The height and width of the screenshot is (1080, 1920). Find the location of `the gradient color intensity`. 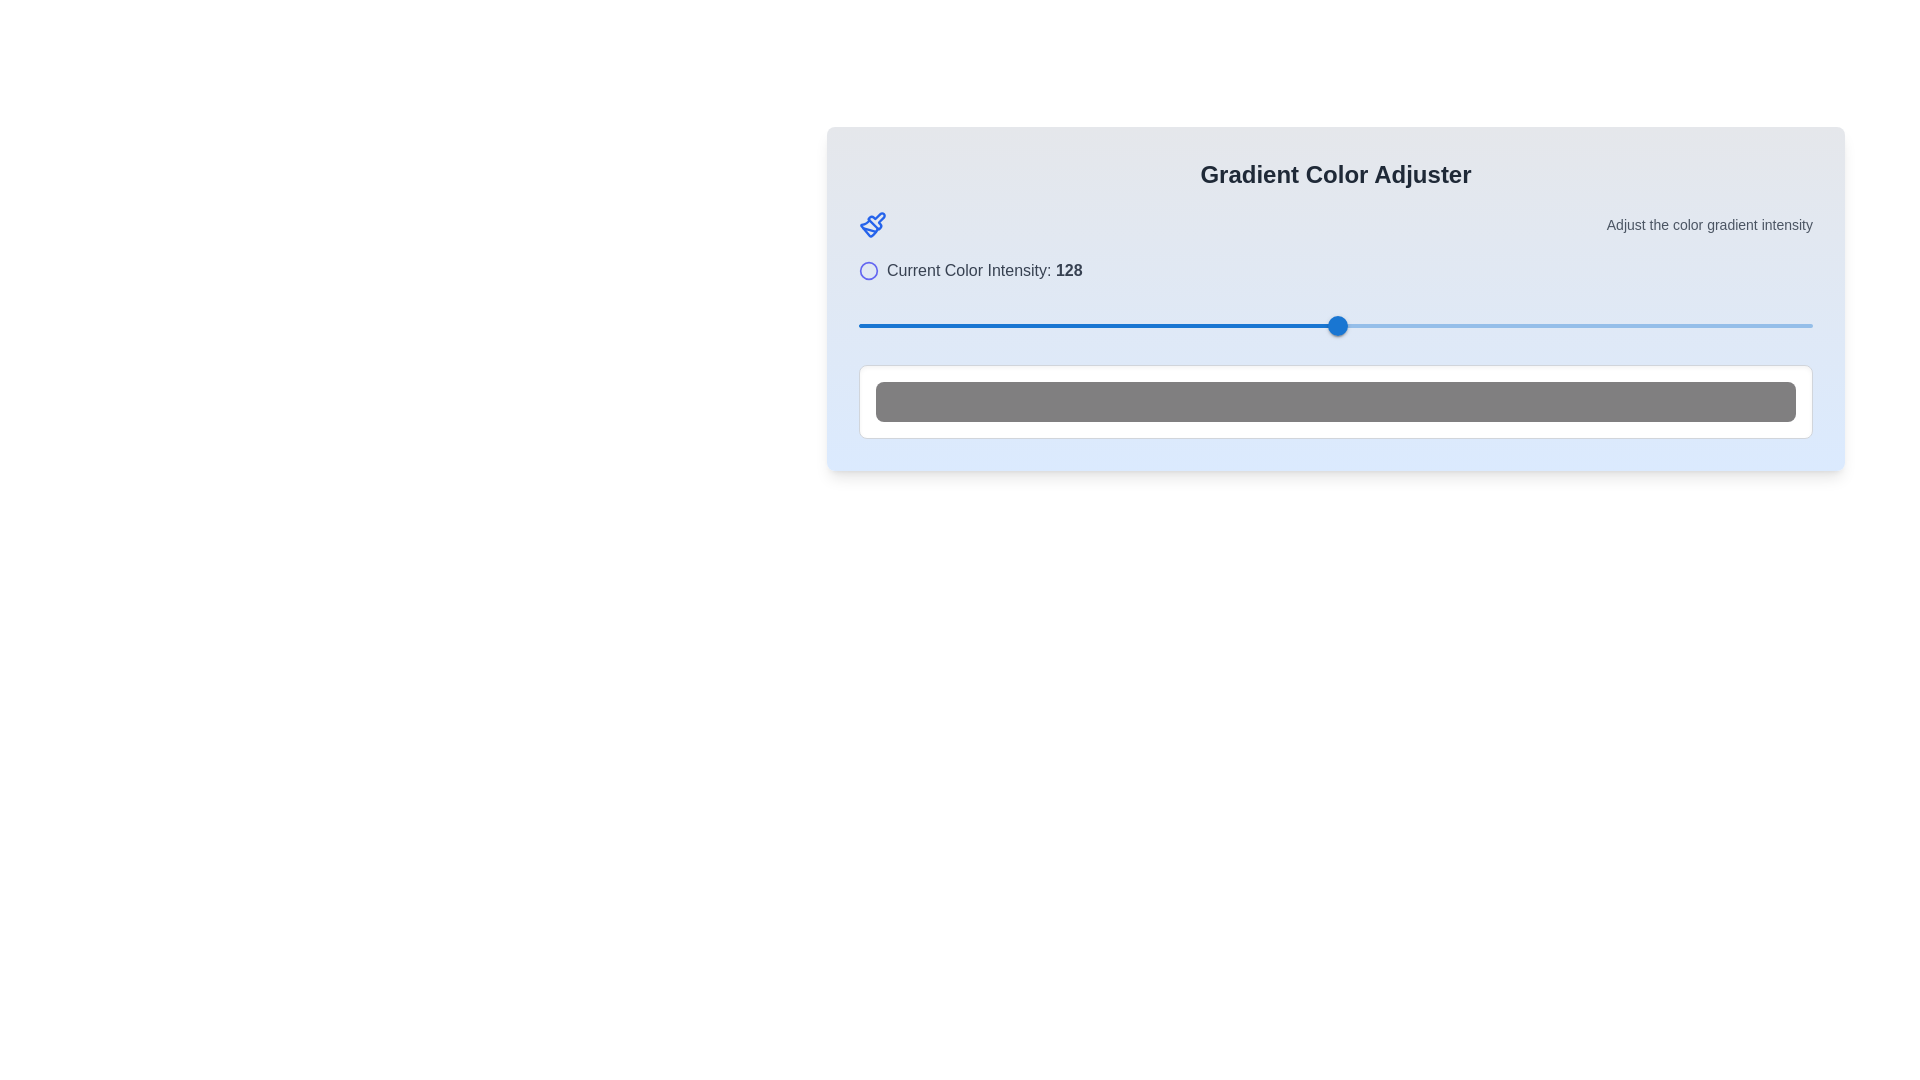

the gradient color intensity is located at coordinates (1075, 325).